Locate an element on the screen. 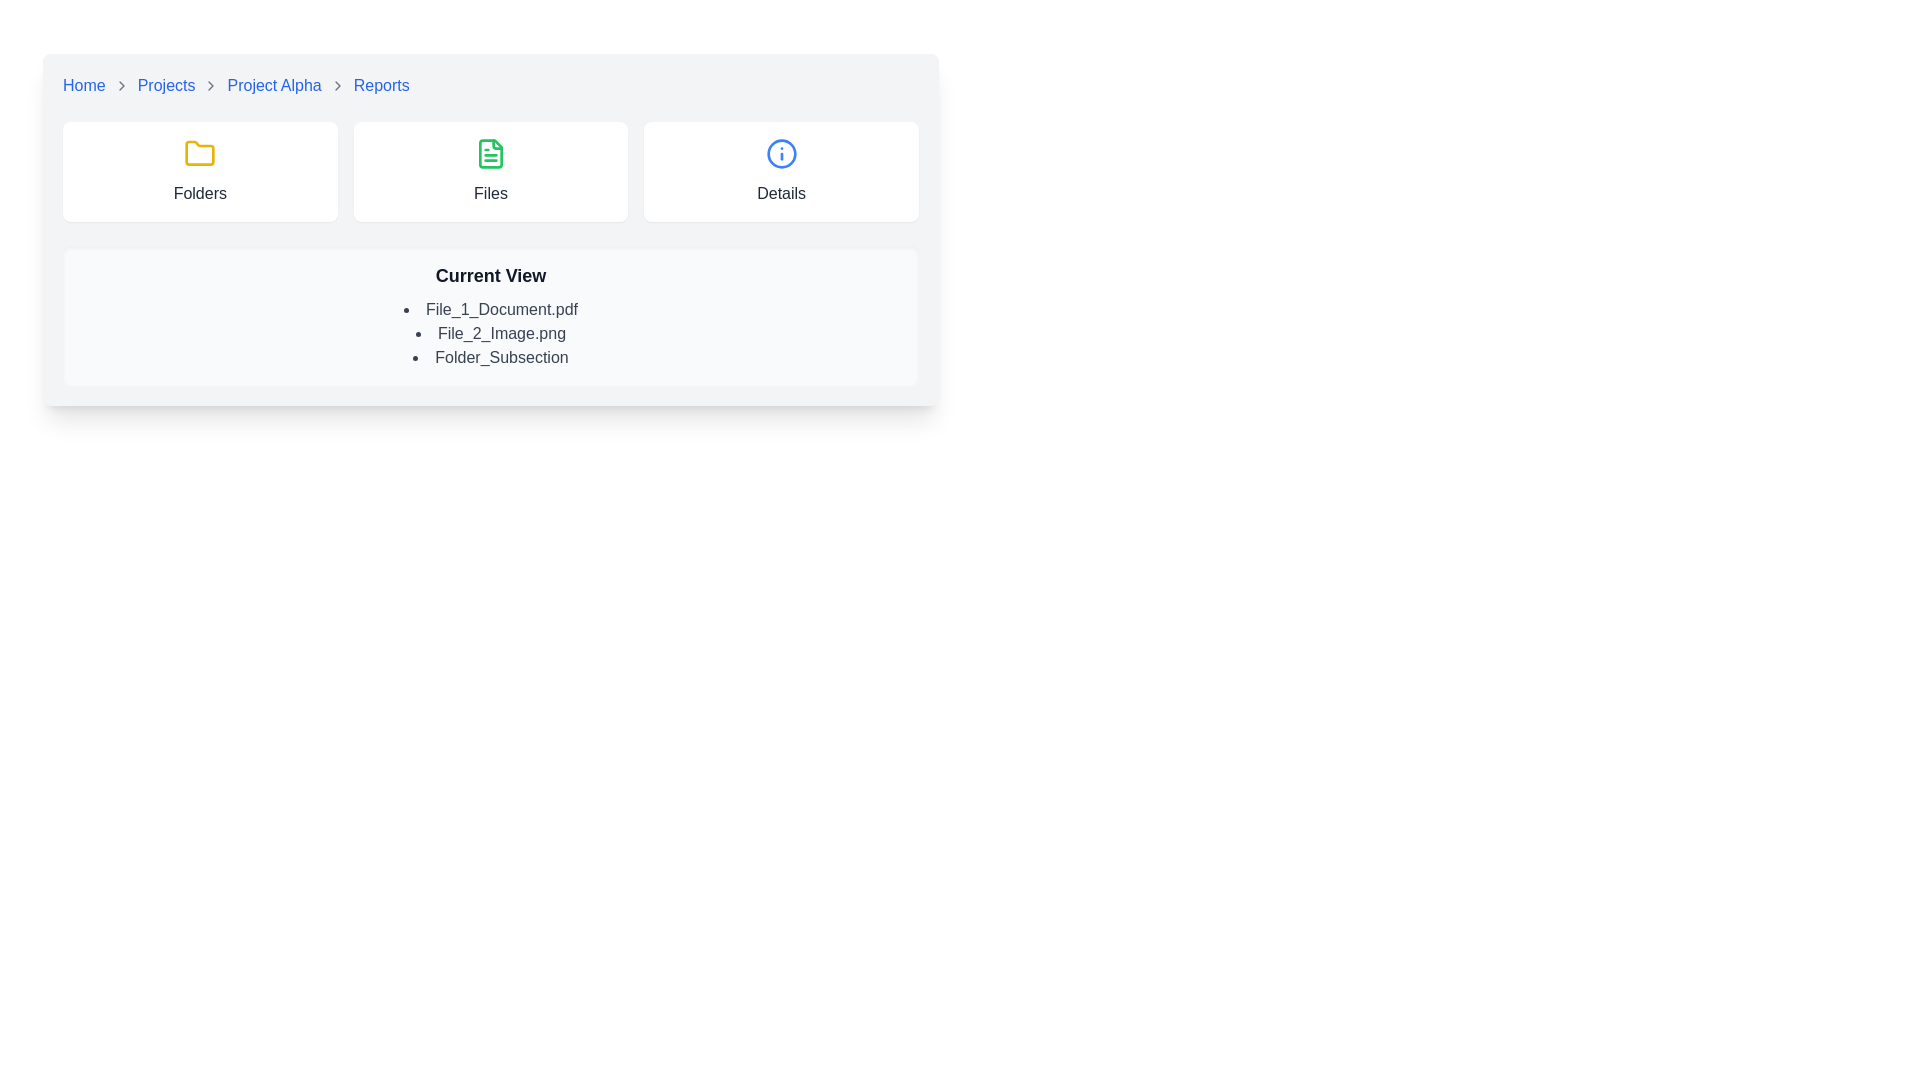 The height and width of the screenshot is (1080, 1920). the right-facing chevron icon in the breadcrumb navigation bar that separates 'Home' and 'Projects' is located at coordinates (120, 84).